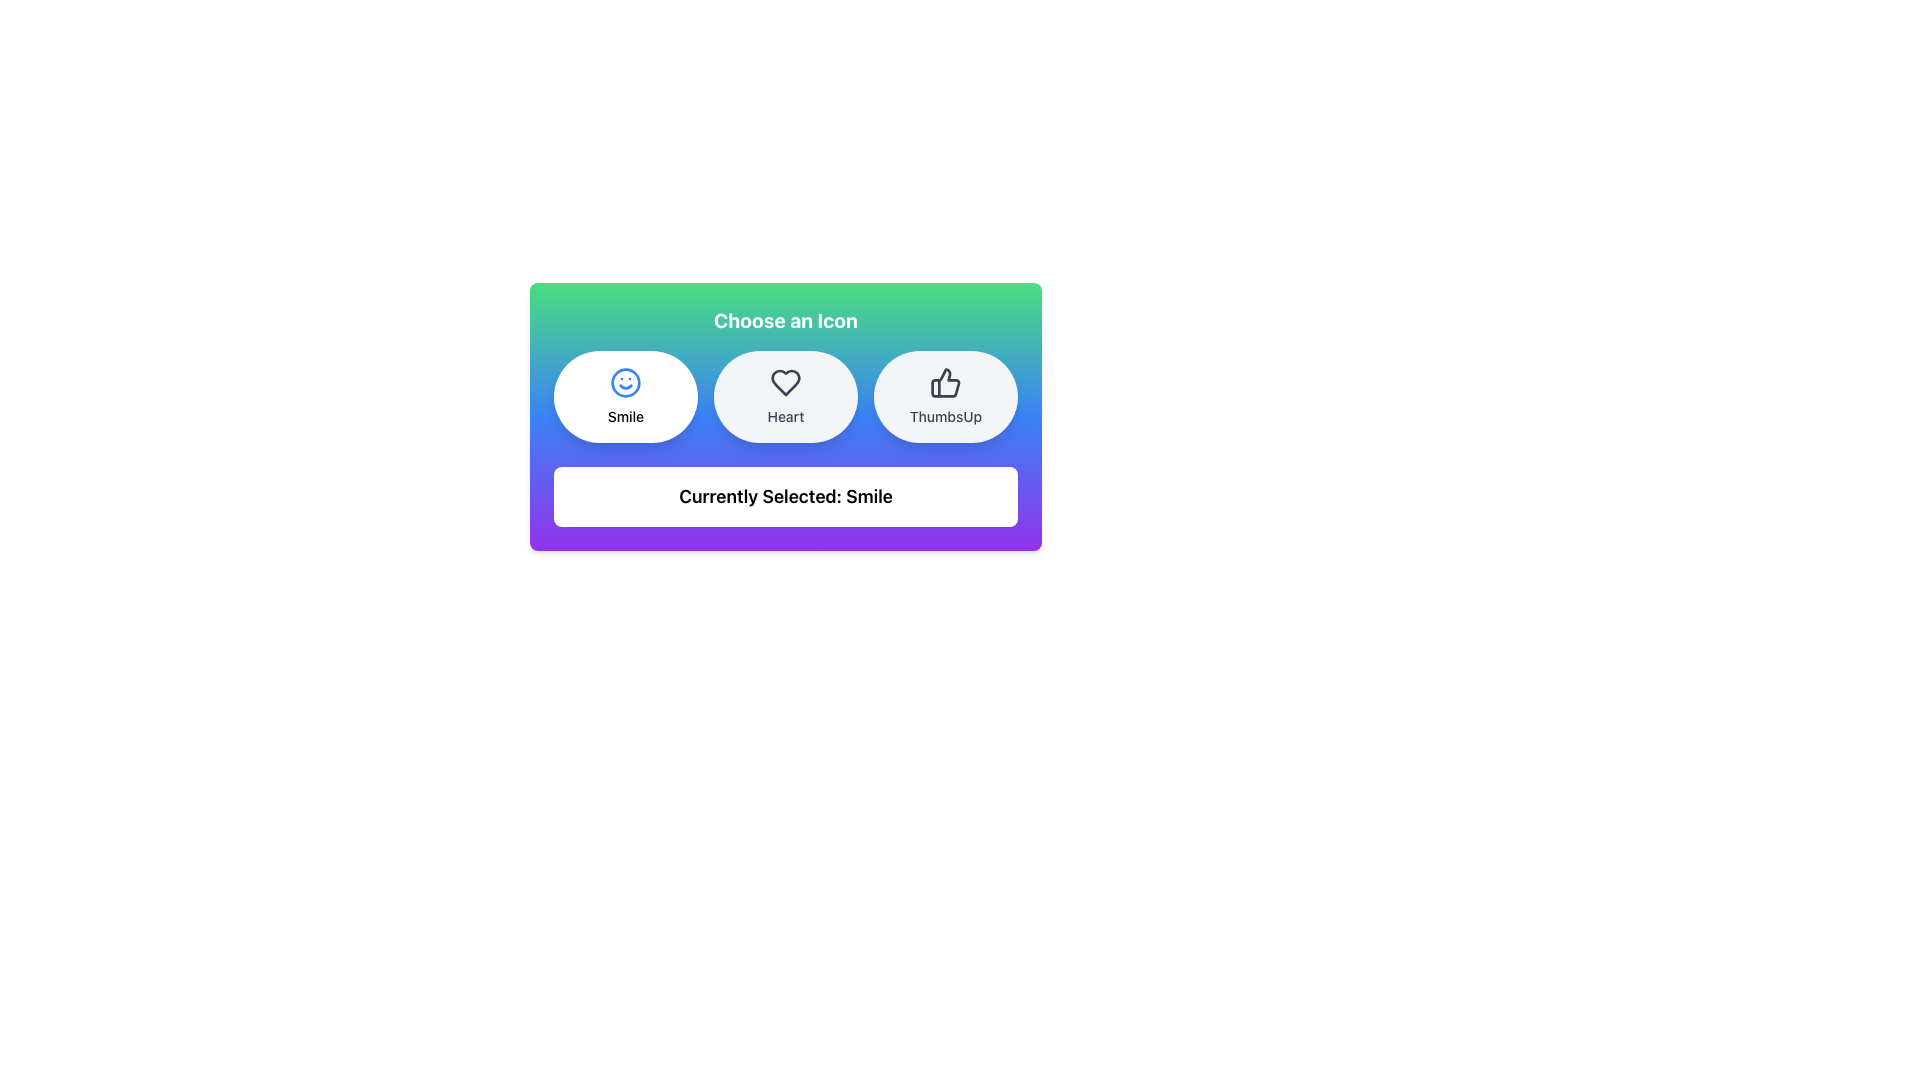  Describe the element at coordinates (944, 397) in the screenshot. I see `the rightmost button in a group of three buttons, which features a thumbs-up symbol, to observe the visual effect` at that location.